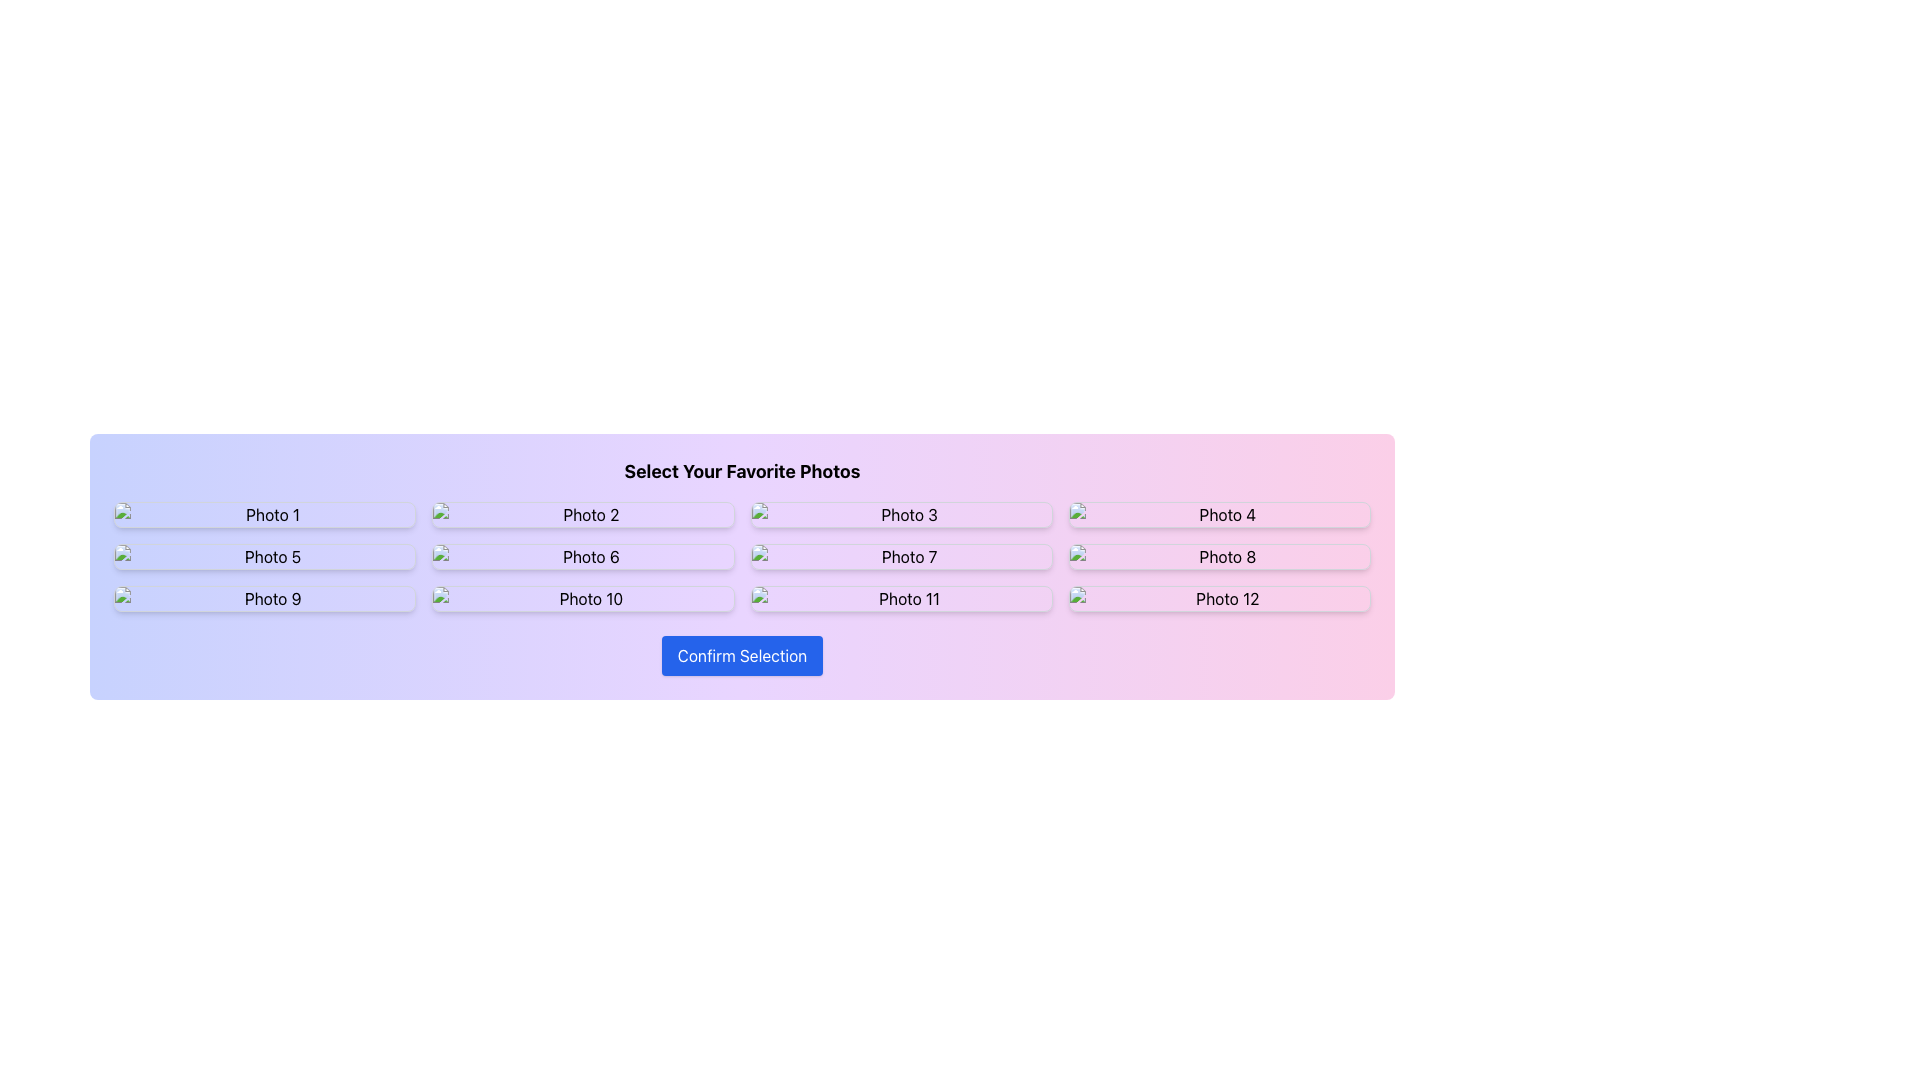 The image size is (1920, 1080). I want to click on the image component displaying a placeholder for 'Photo 10' located in the third column of the grid layout, so click(582, 597).